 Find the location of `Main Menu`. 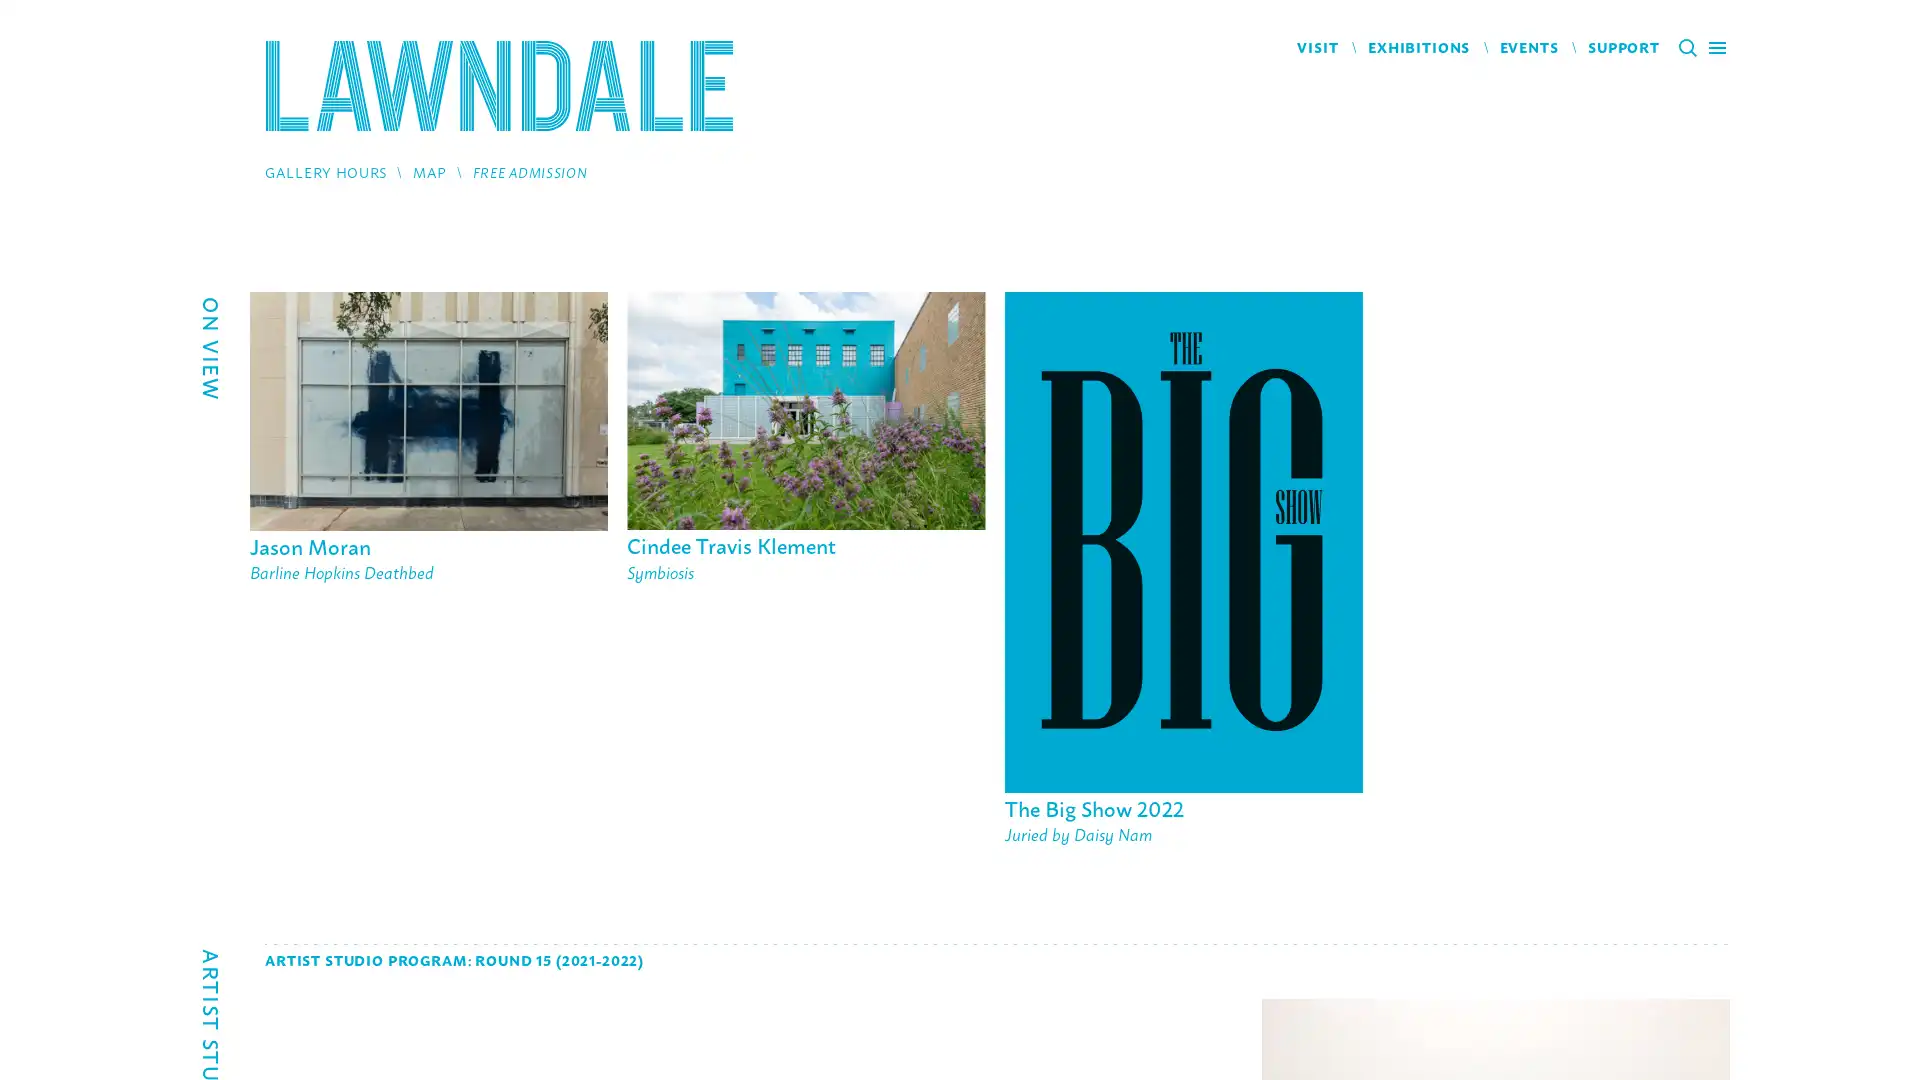

Main Menu is located at coordinates (1716, 46).